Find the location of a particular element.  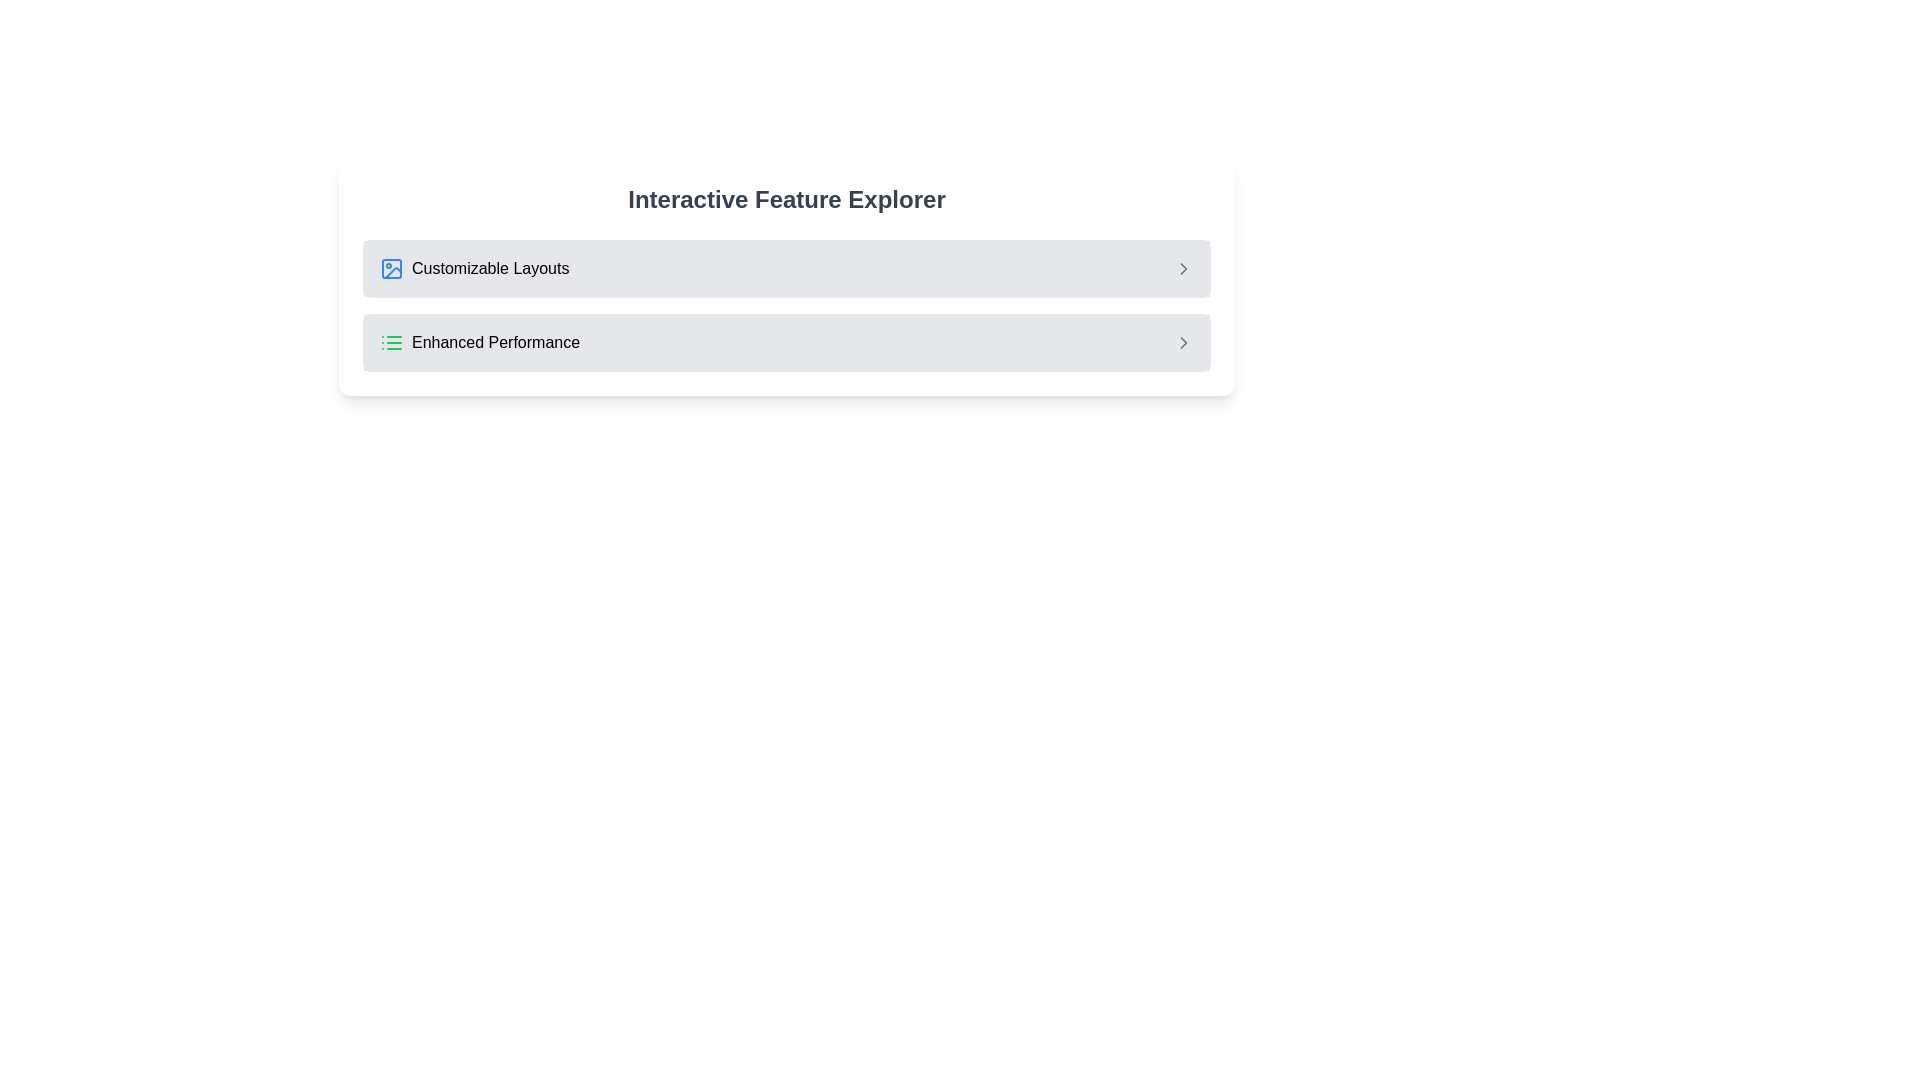

the icon of the List Option with Icon and Text for Enhanced Performance is located at coordinates (480, 342).